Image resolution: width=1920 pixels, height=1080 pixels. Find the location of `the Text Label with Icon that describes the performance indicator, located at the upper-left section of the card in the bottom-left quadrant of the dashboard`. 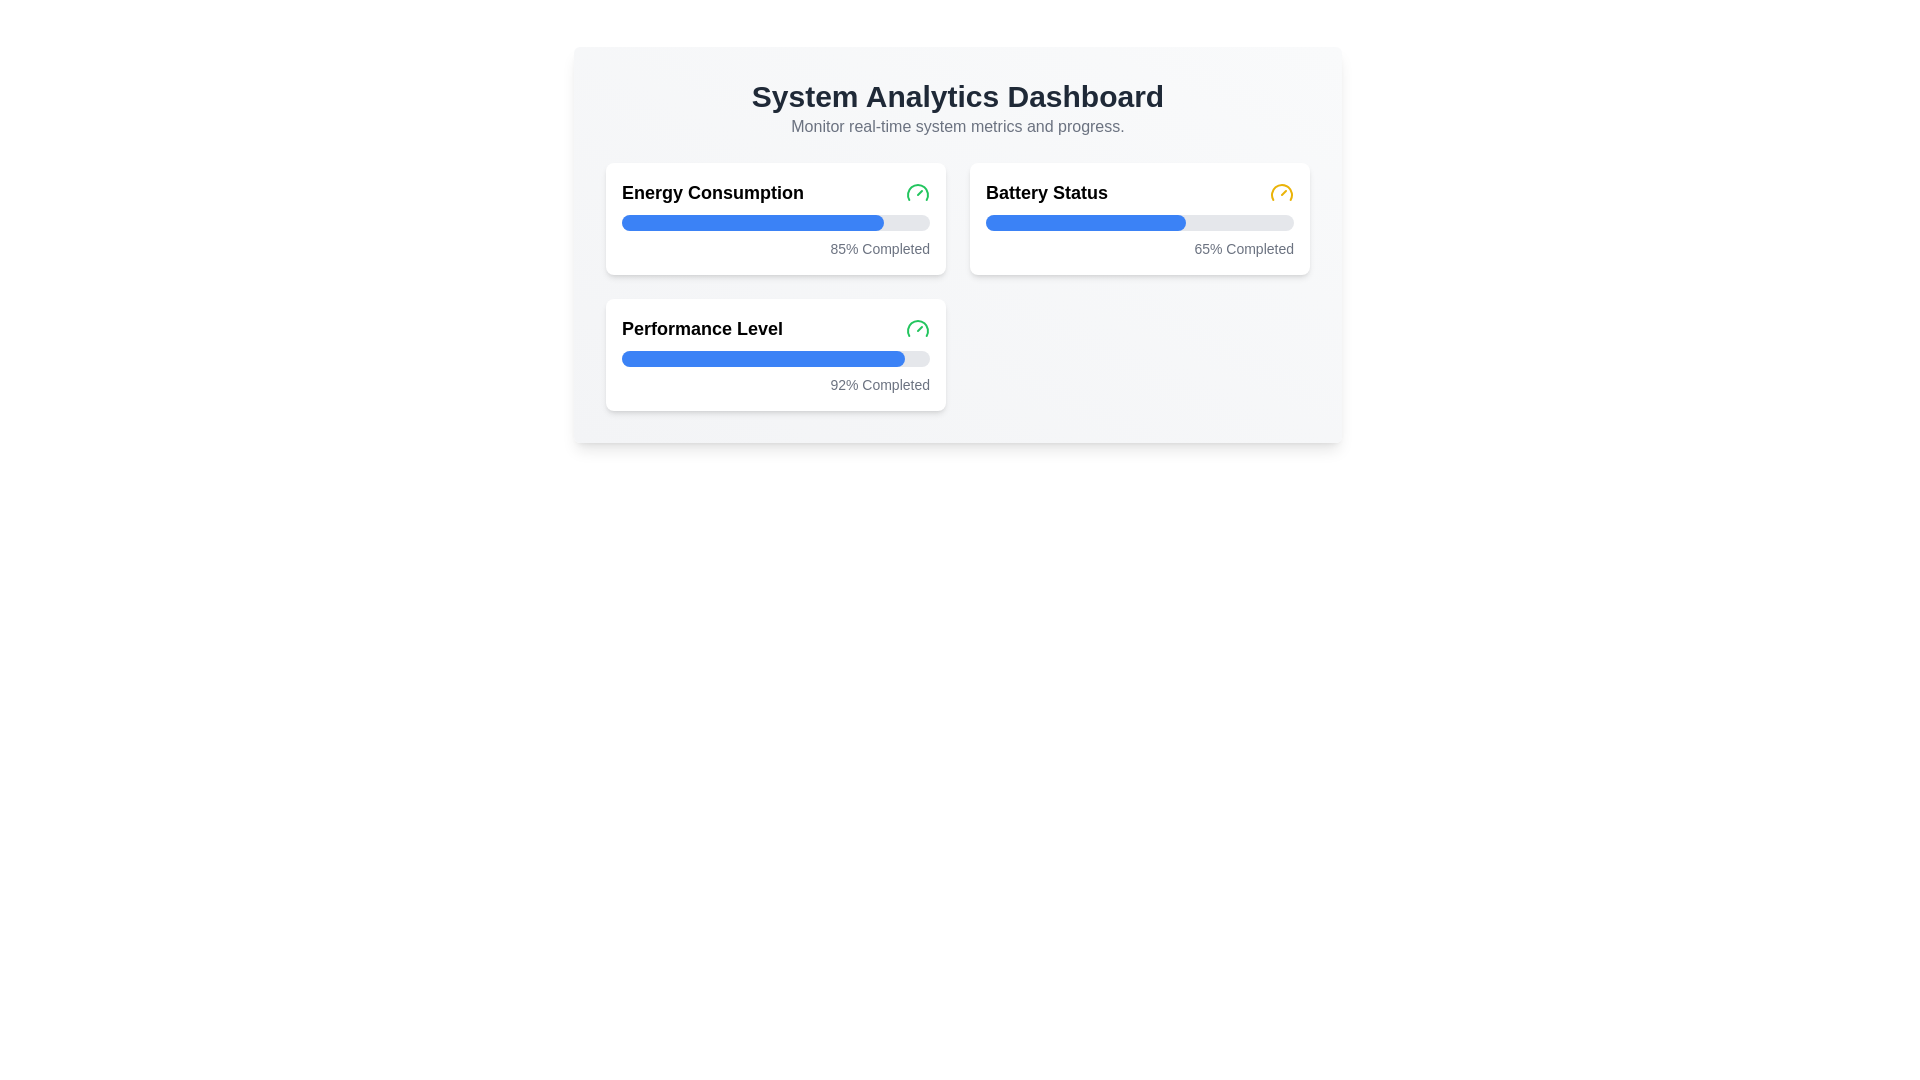

the Text Label with Icon that describes the performance indicator, located at the upper-left section of the card in the bottom-left quadrant of the dashboard is located at coordinates (775, 327).